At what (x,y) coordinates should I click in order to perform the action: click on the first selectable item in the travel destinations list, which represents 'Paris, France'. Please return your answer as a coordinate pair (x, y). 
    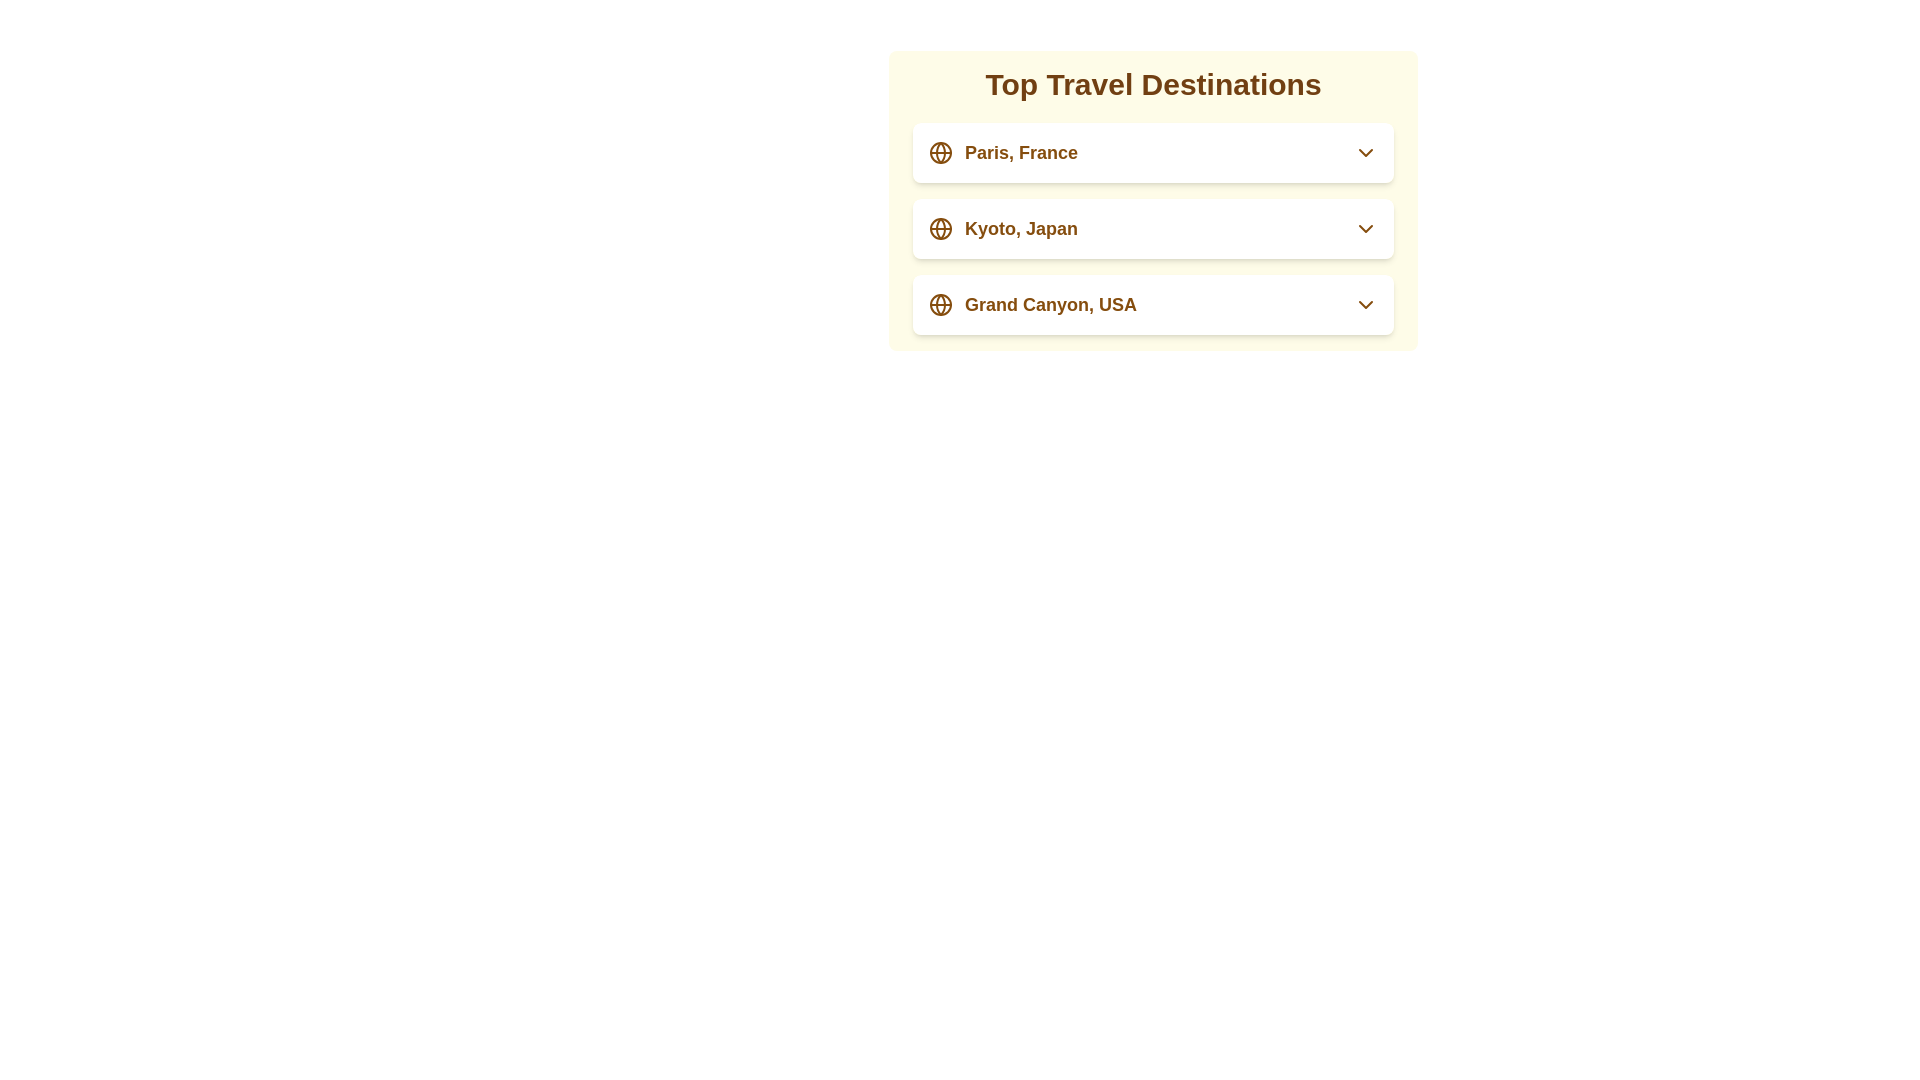
    Looking at the image, I should click on (1153, 152).